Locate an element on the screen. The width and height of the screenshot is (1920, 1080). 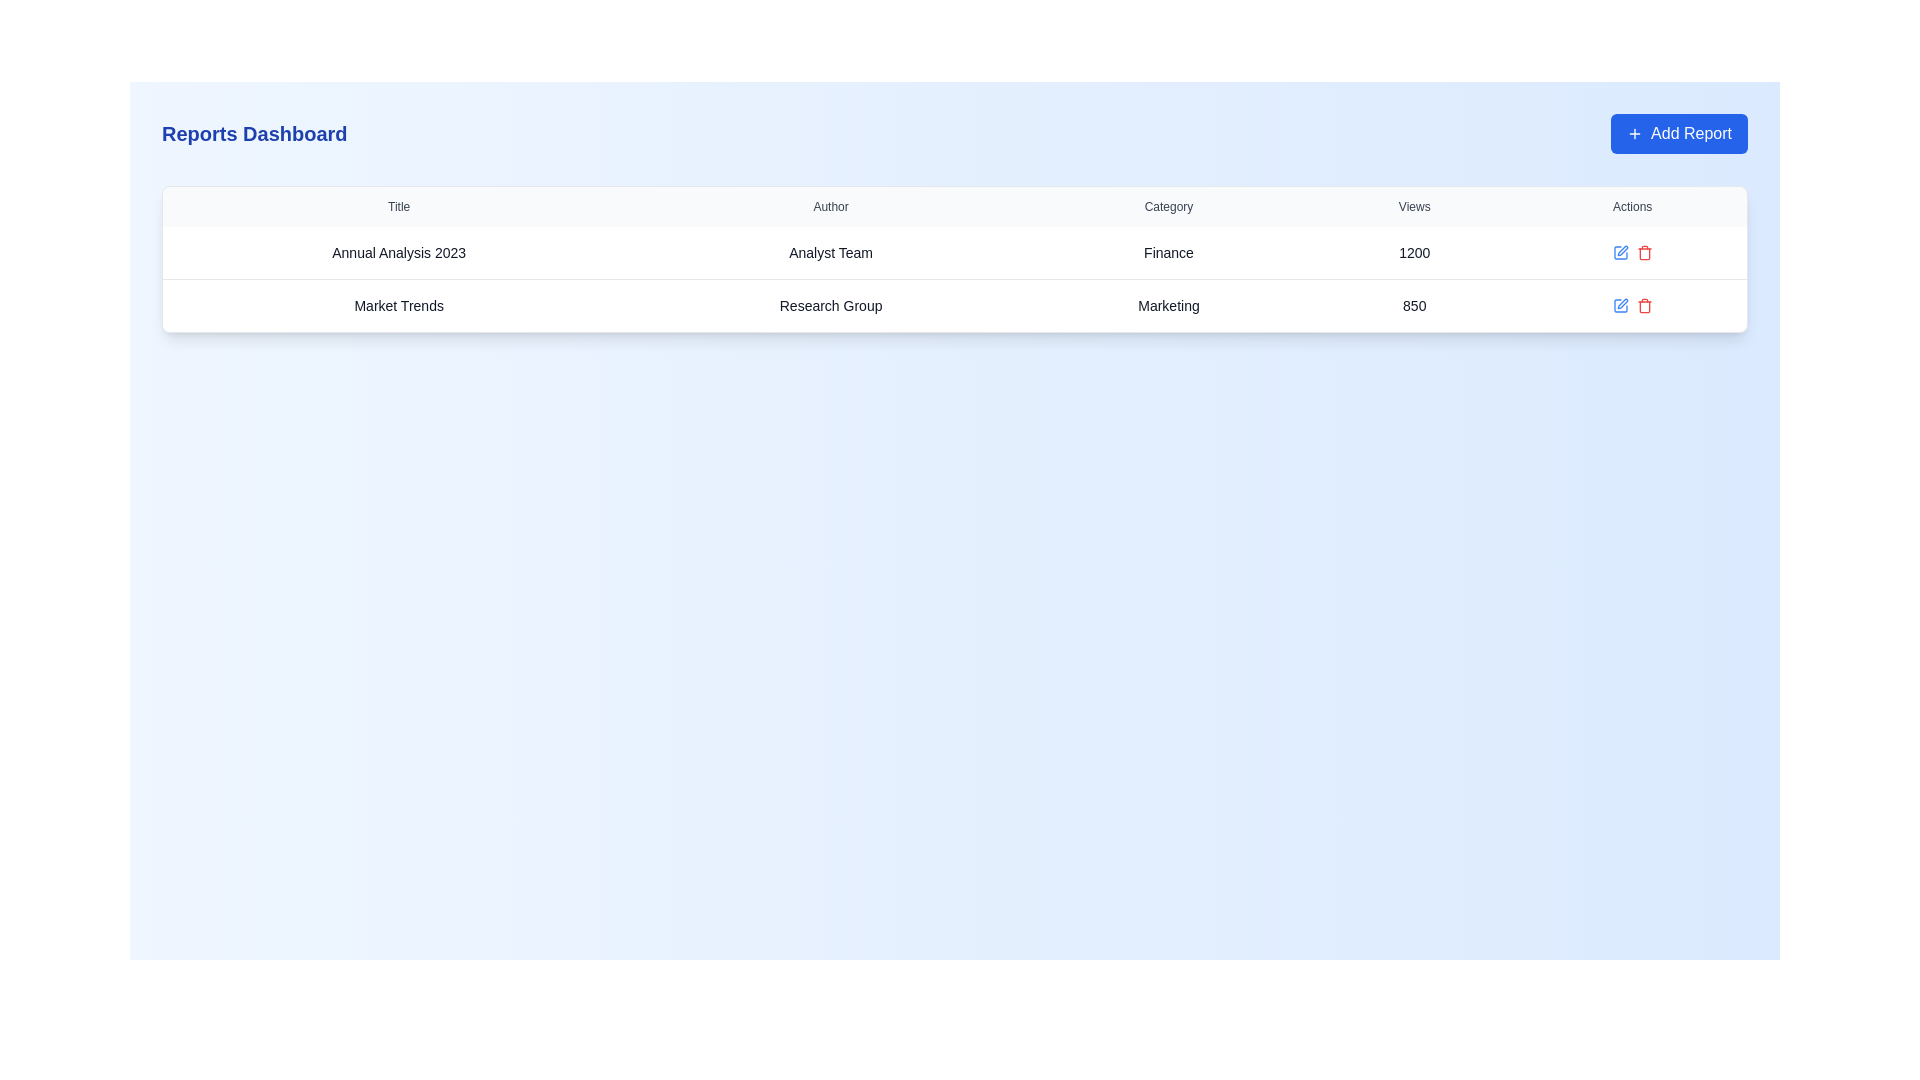
the second row of the table that displays the report's attributes, which includes 'Market Trends', 'Research Group', 'Marketing', and '850' is located at coordinates (954, 304).